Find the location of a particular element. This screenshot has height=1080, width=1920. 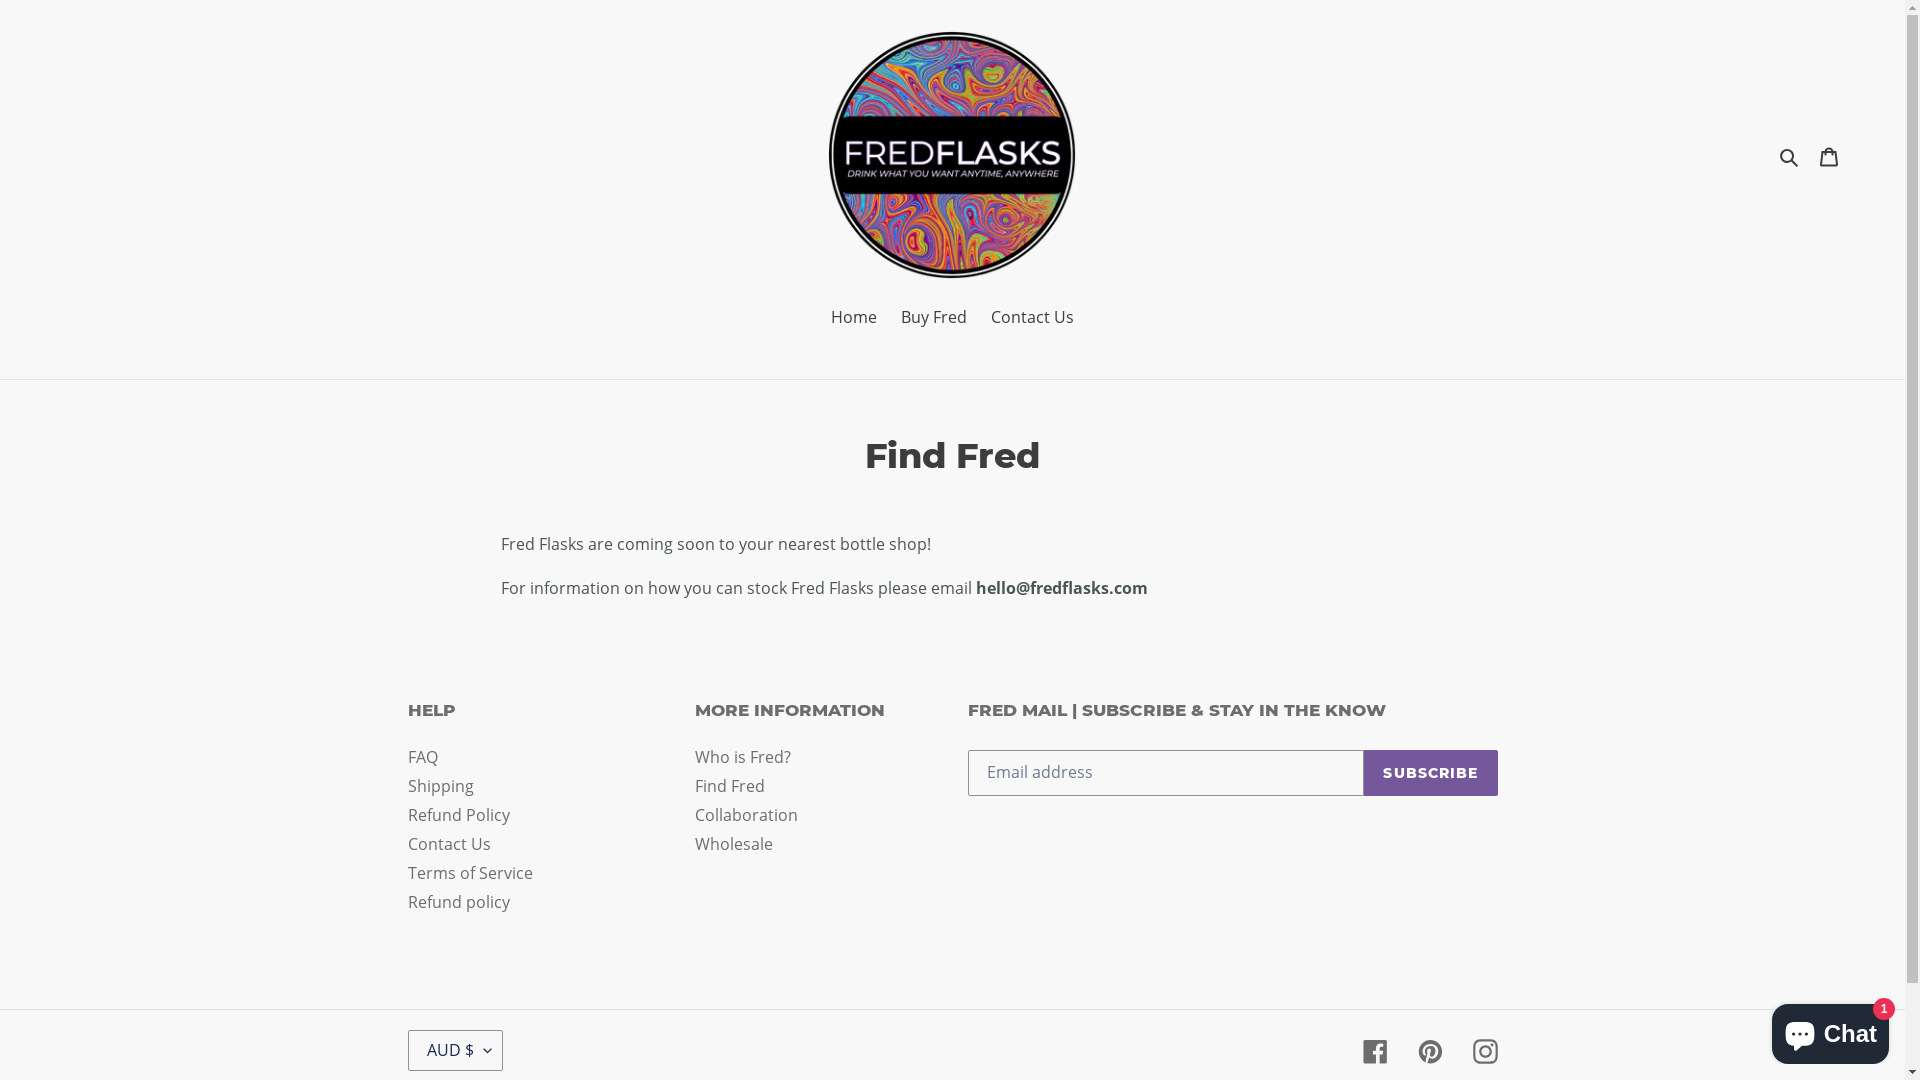

'Contact Us' is located at coordinates (448, 844).